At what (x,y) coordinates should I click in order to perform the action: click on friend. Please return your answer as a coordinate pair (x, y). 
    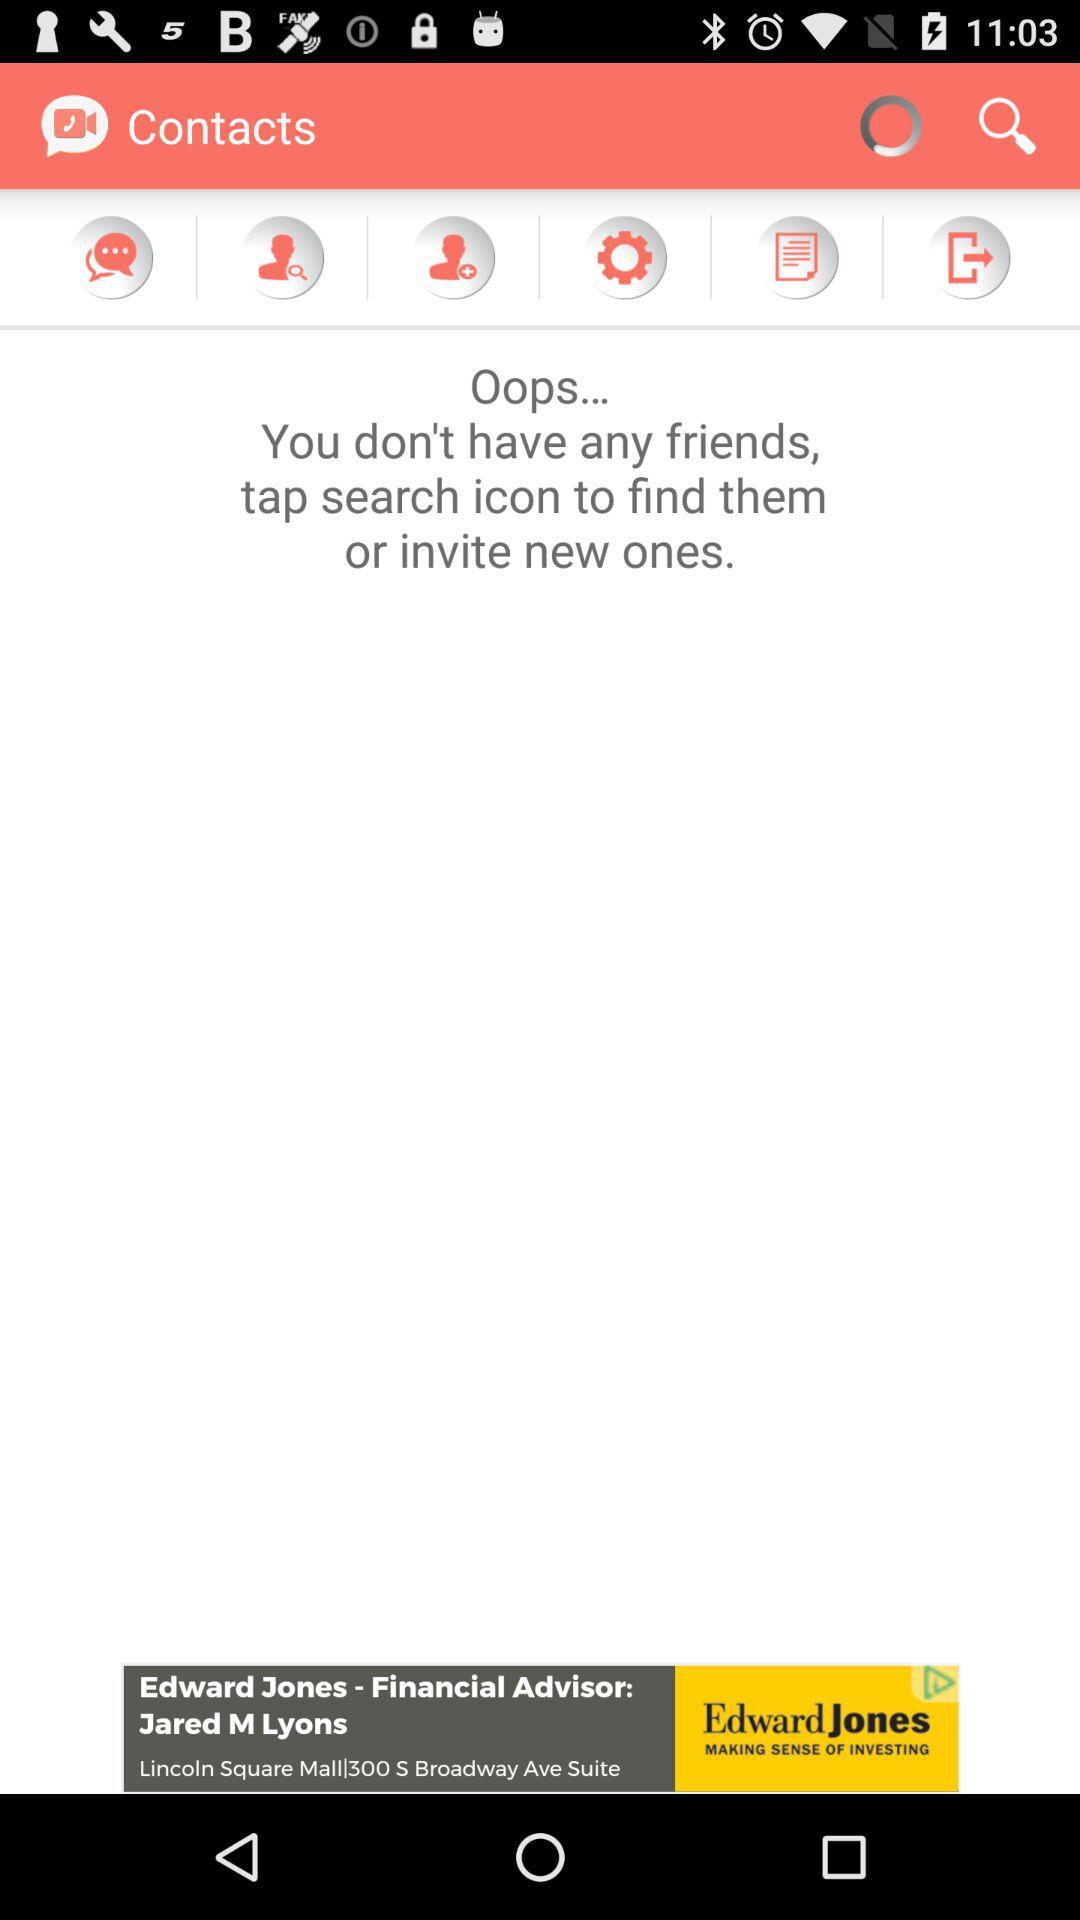
    Looking at the image, I should click on (452, 256).